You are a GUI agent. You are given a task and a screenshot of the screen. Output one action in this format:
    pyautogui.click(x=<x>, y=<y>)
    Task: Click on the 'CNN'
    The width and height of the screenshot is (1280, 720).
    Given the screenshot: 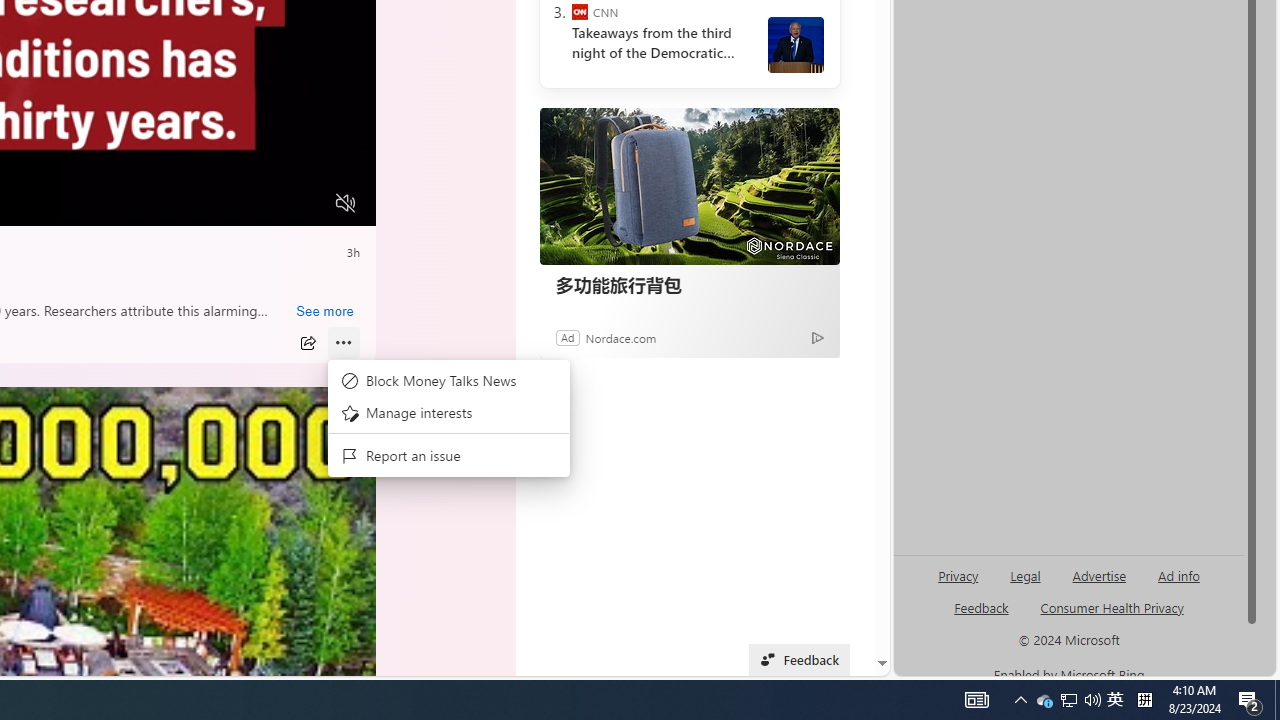 What is the action you would take?
    pyautogui.click(x=578, y=12)
    